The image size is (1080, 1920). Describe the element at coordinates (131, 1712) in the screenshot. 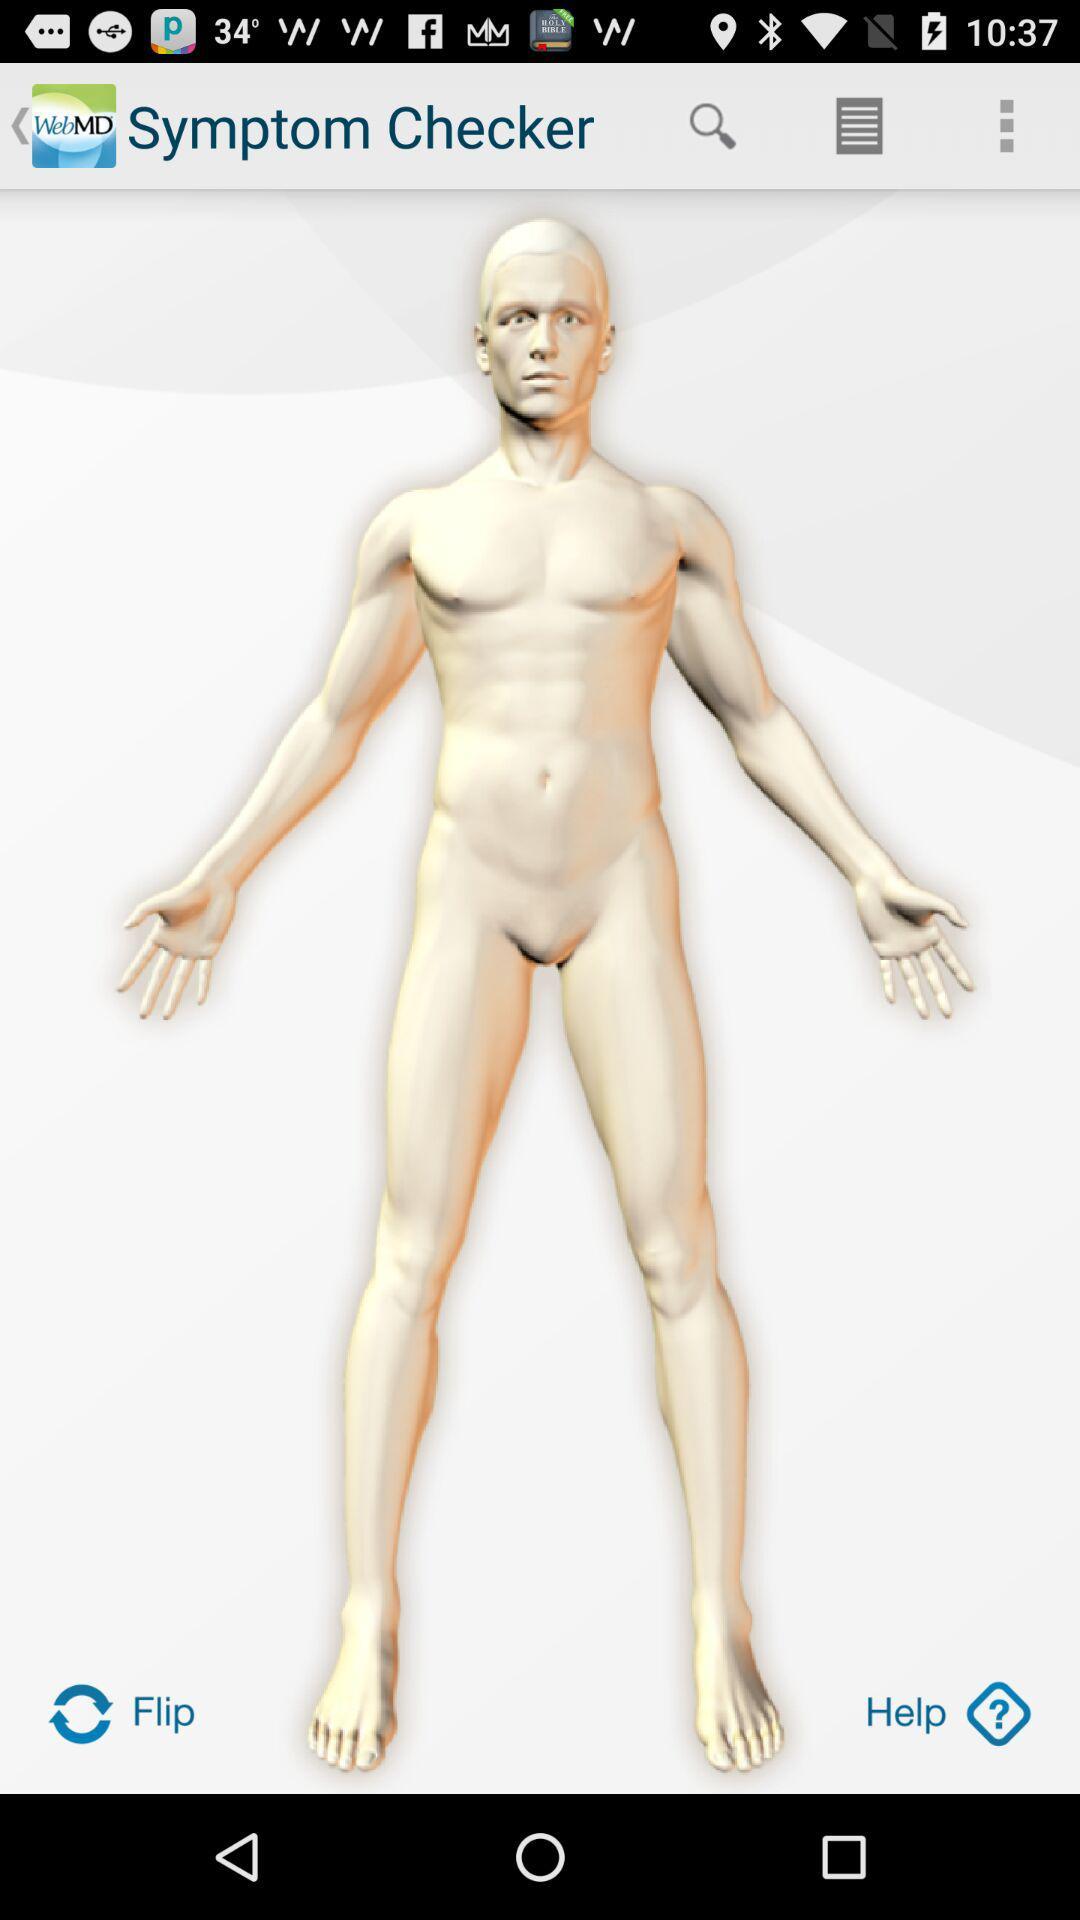

I see `rotates image of body to reverse side` at that location.